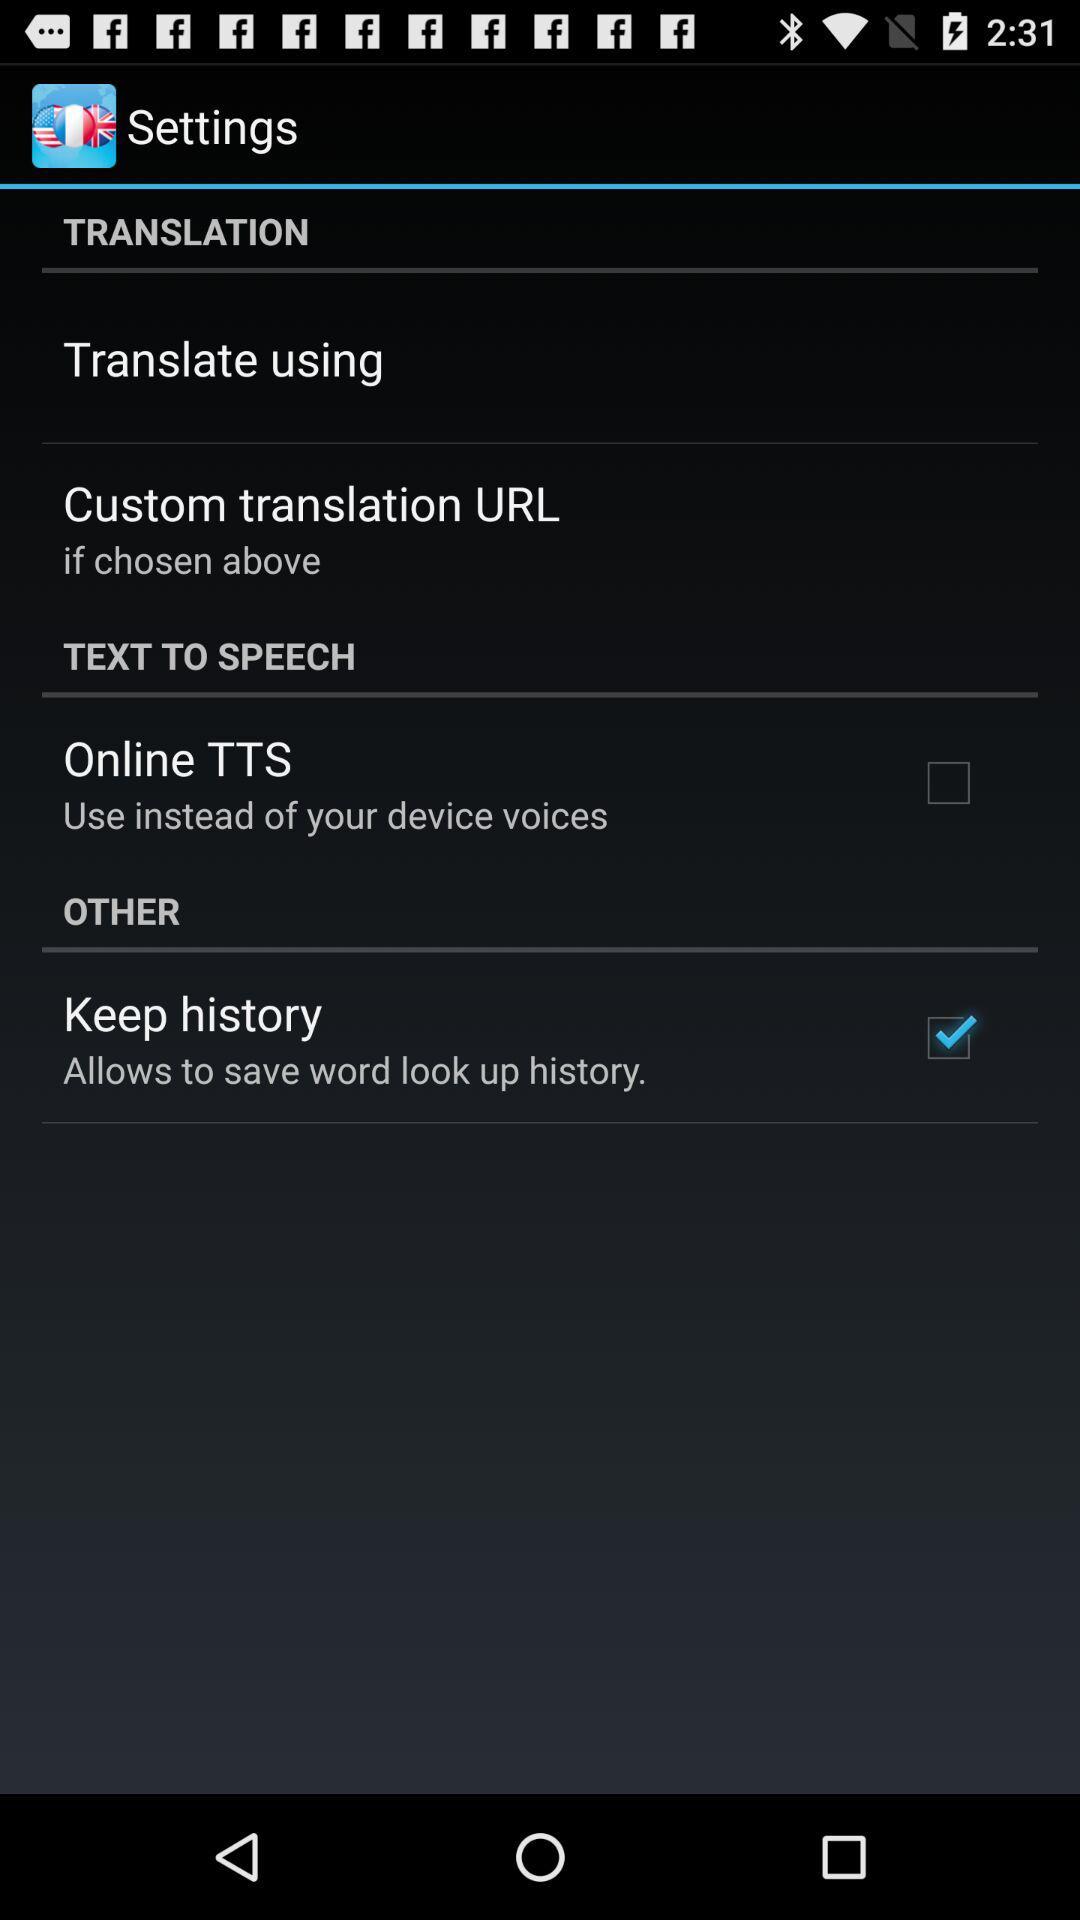 Image resolution: width=1080 pixels, height=1920 pixels. I want to click on app below the if chosen above, so click(540, 655).